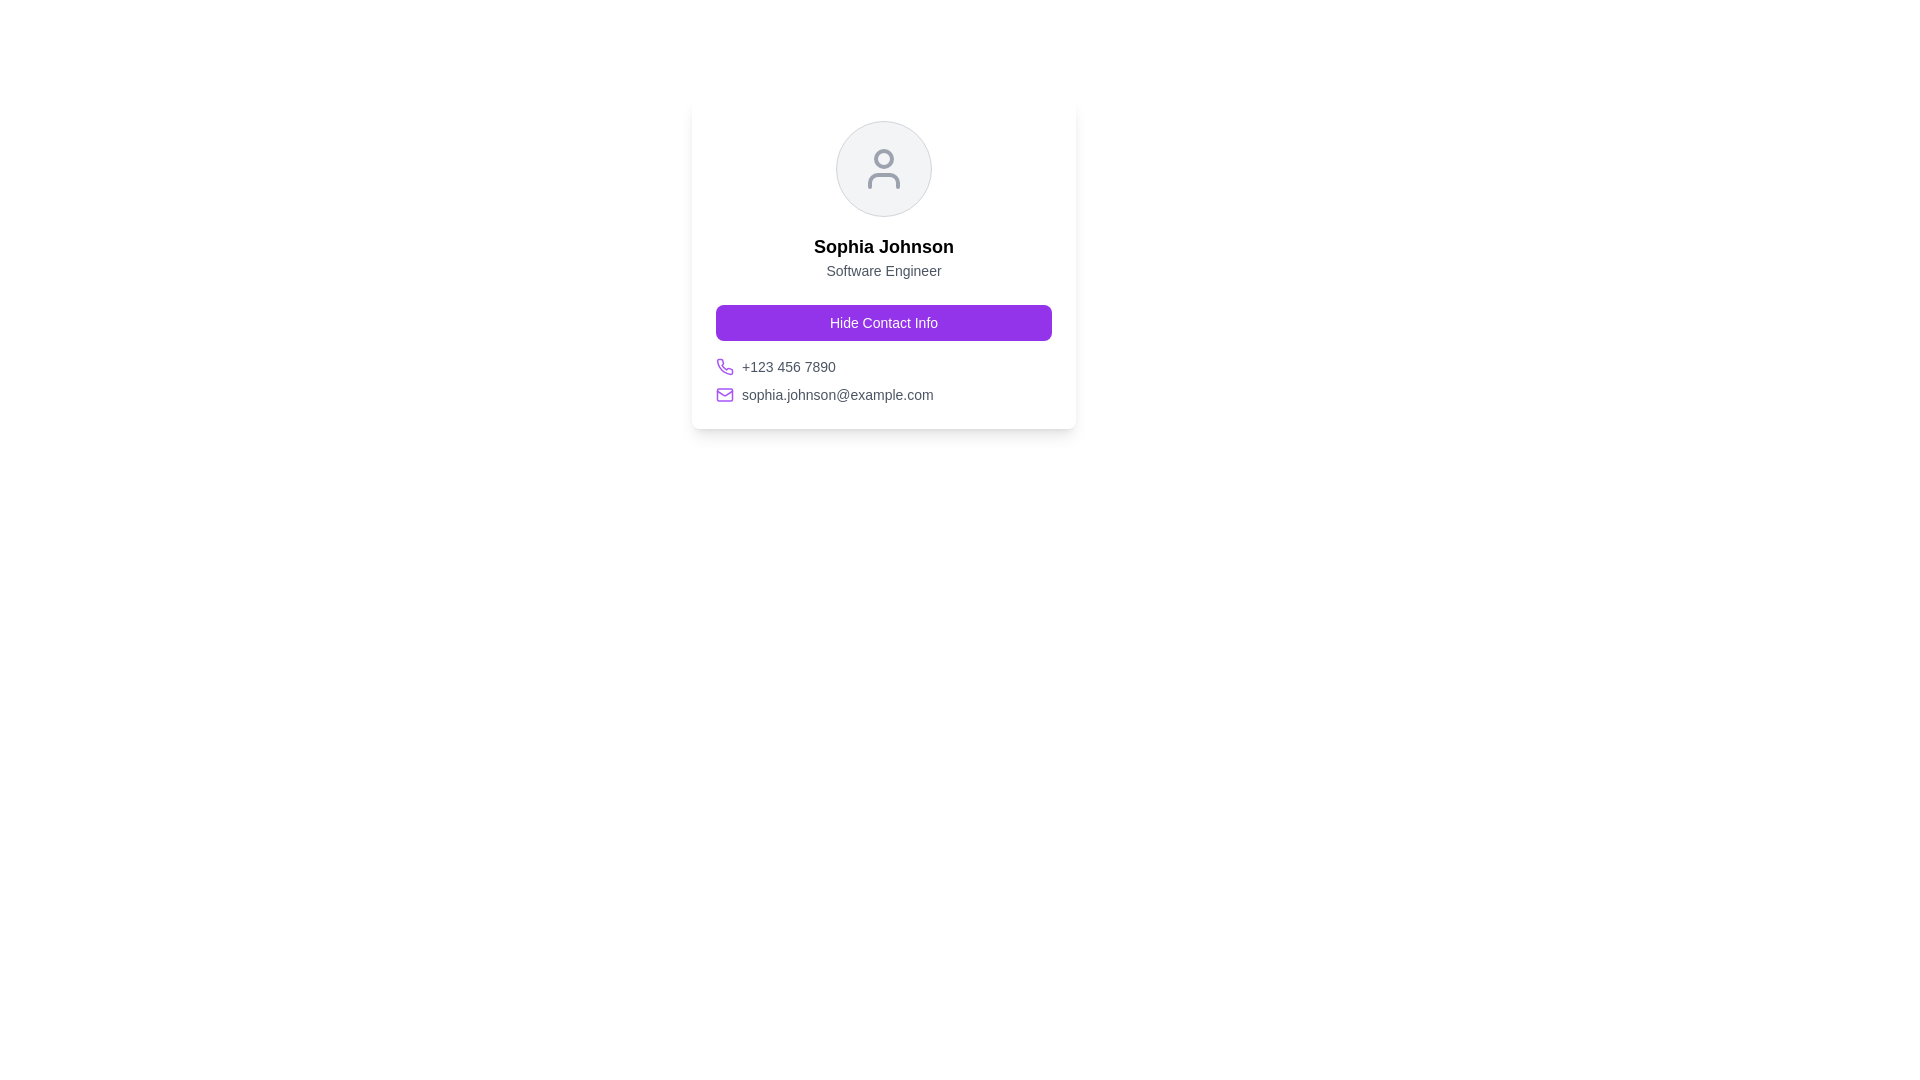  I want to click on the vivid purple button with white text labeled 'Hide Contact Info', so click(882, 322).